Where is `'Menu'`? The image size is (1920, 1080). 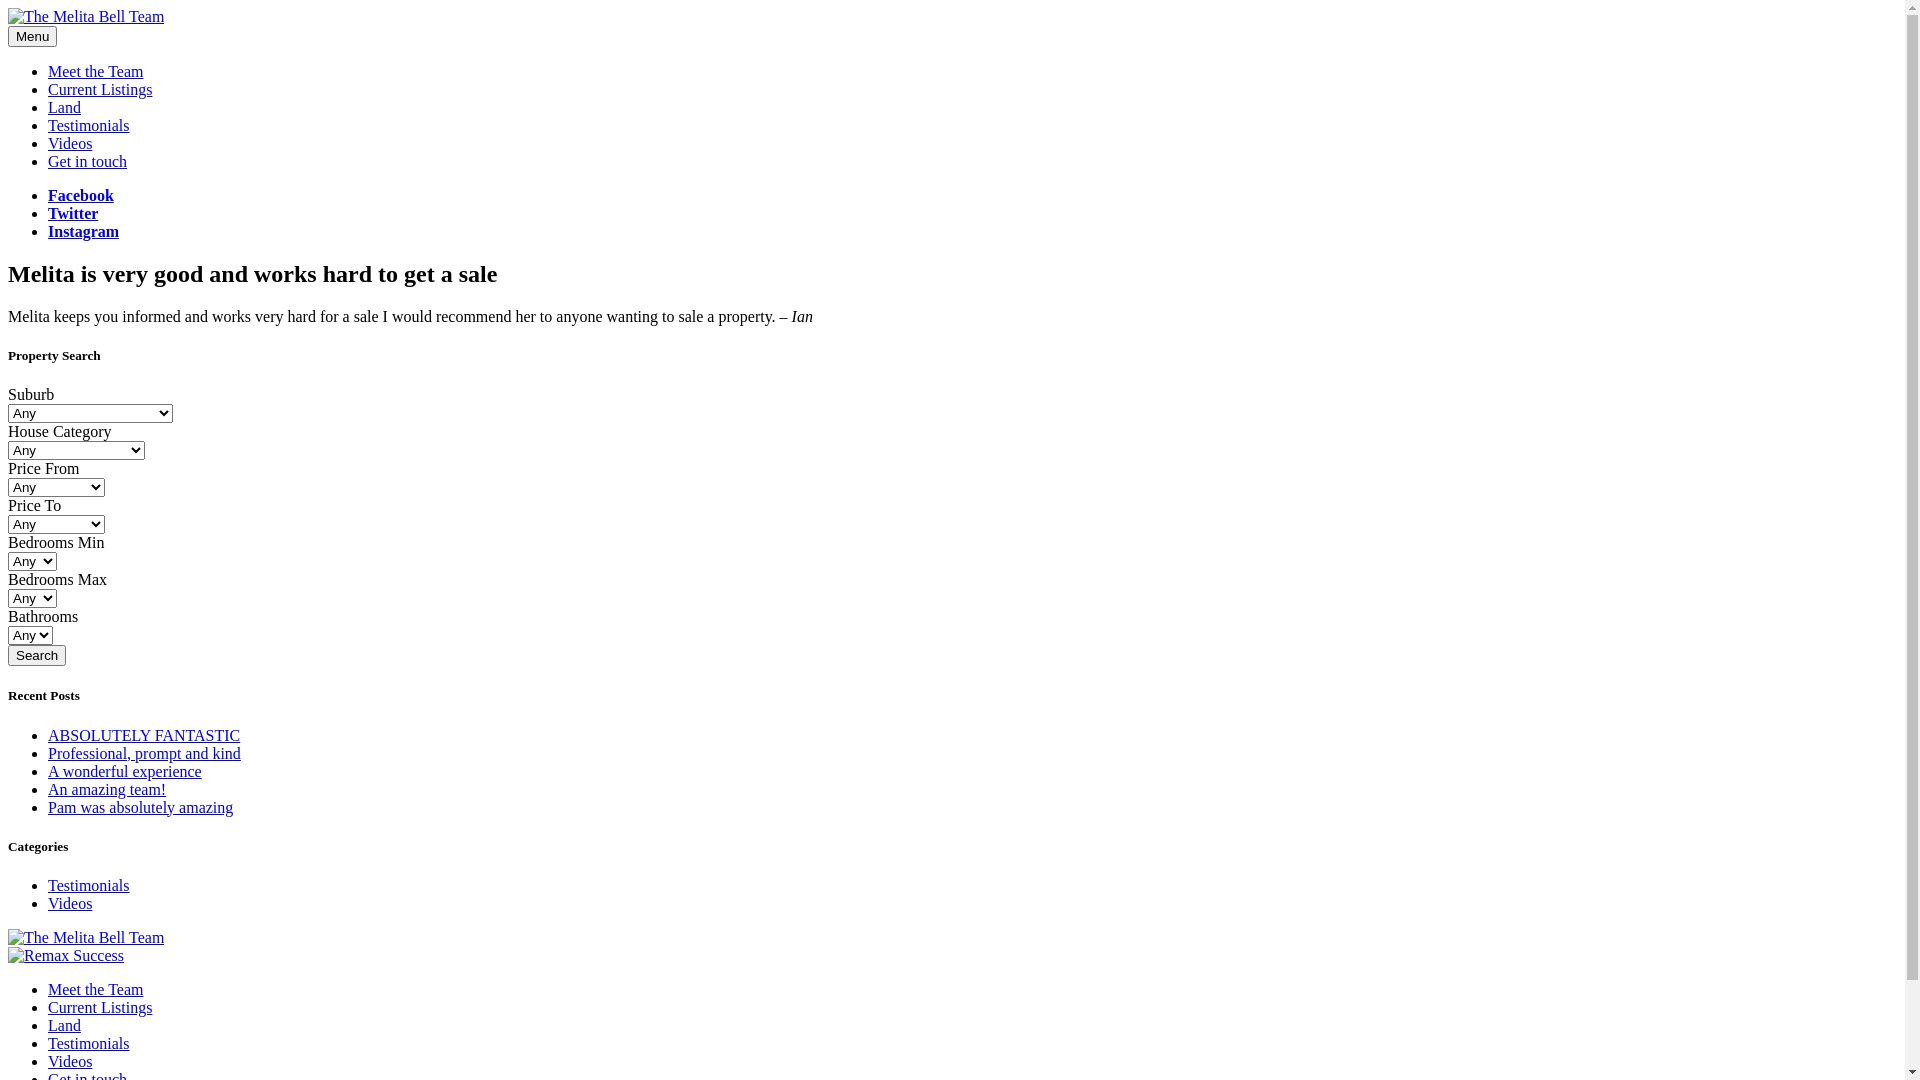
'Menu' is located at coordinates (32, 36).